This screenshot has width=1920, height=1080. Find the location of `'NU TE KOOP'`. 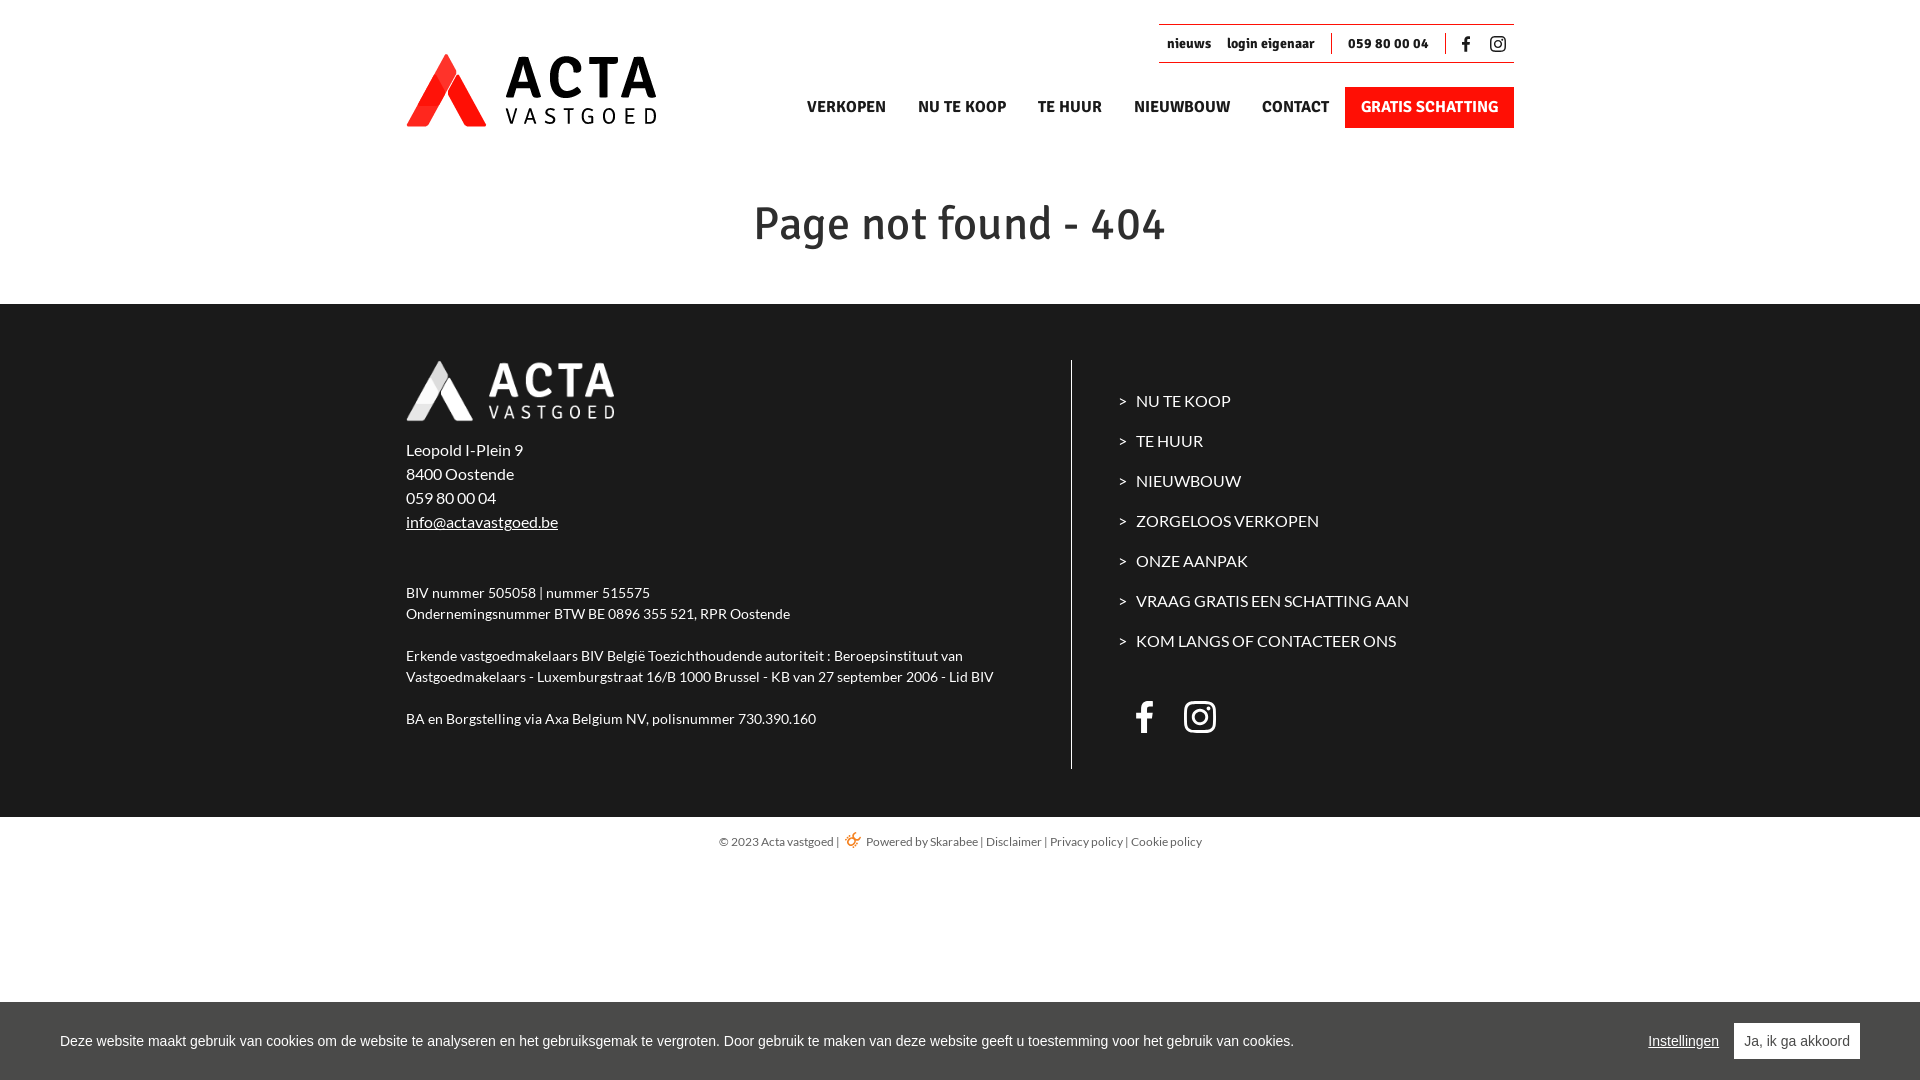

'NU TE KOOP' is located at coordinates (961, 107).